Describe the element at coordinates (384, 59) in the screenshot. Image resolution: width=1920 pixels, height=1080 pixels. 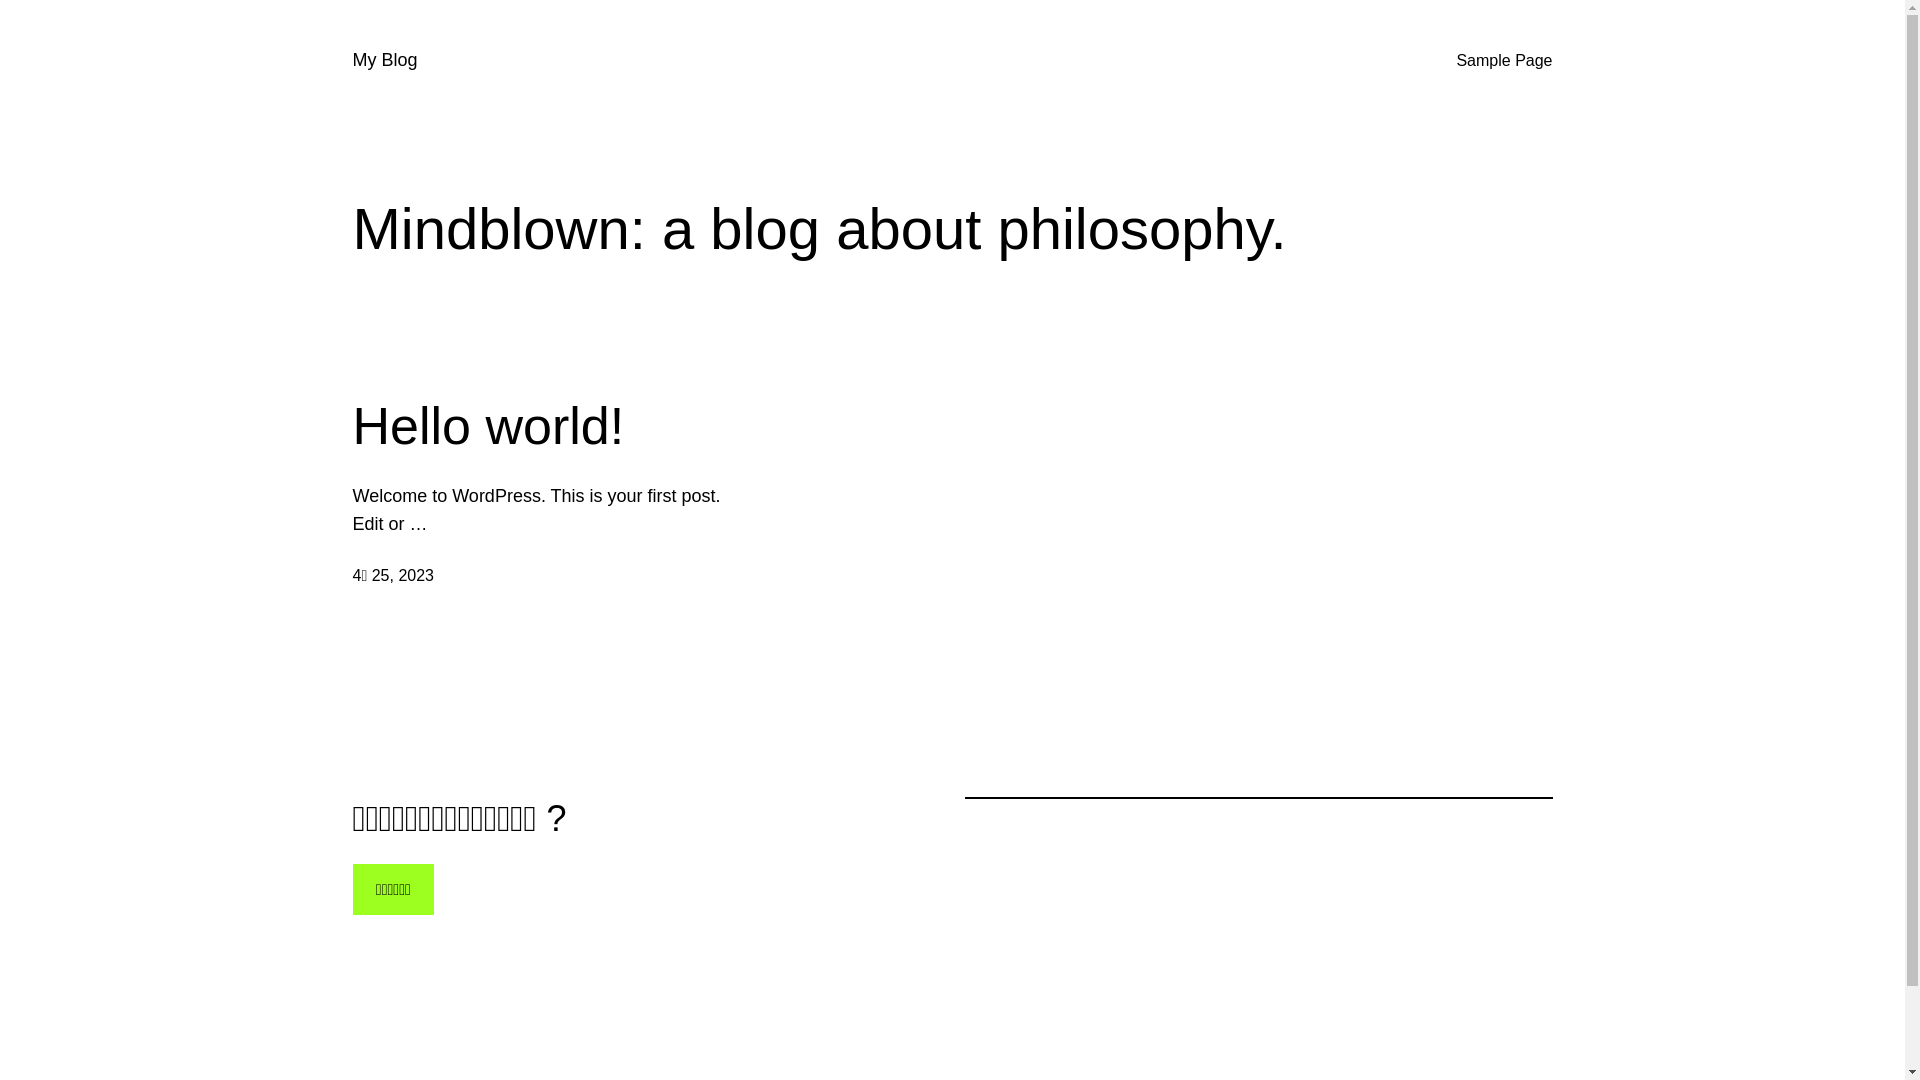
I see `'My Blog'` at that location.